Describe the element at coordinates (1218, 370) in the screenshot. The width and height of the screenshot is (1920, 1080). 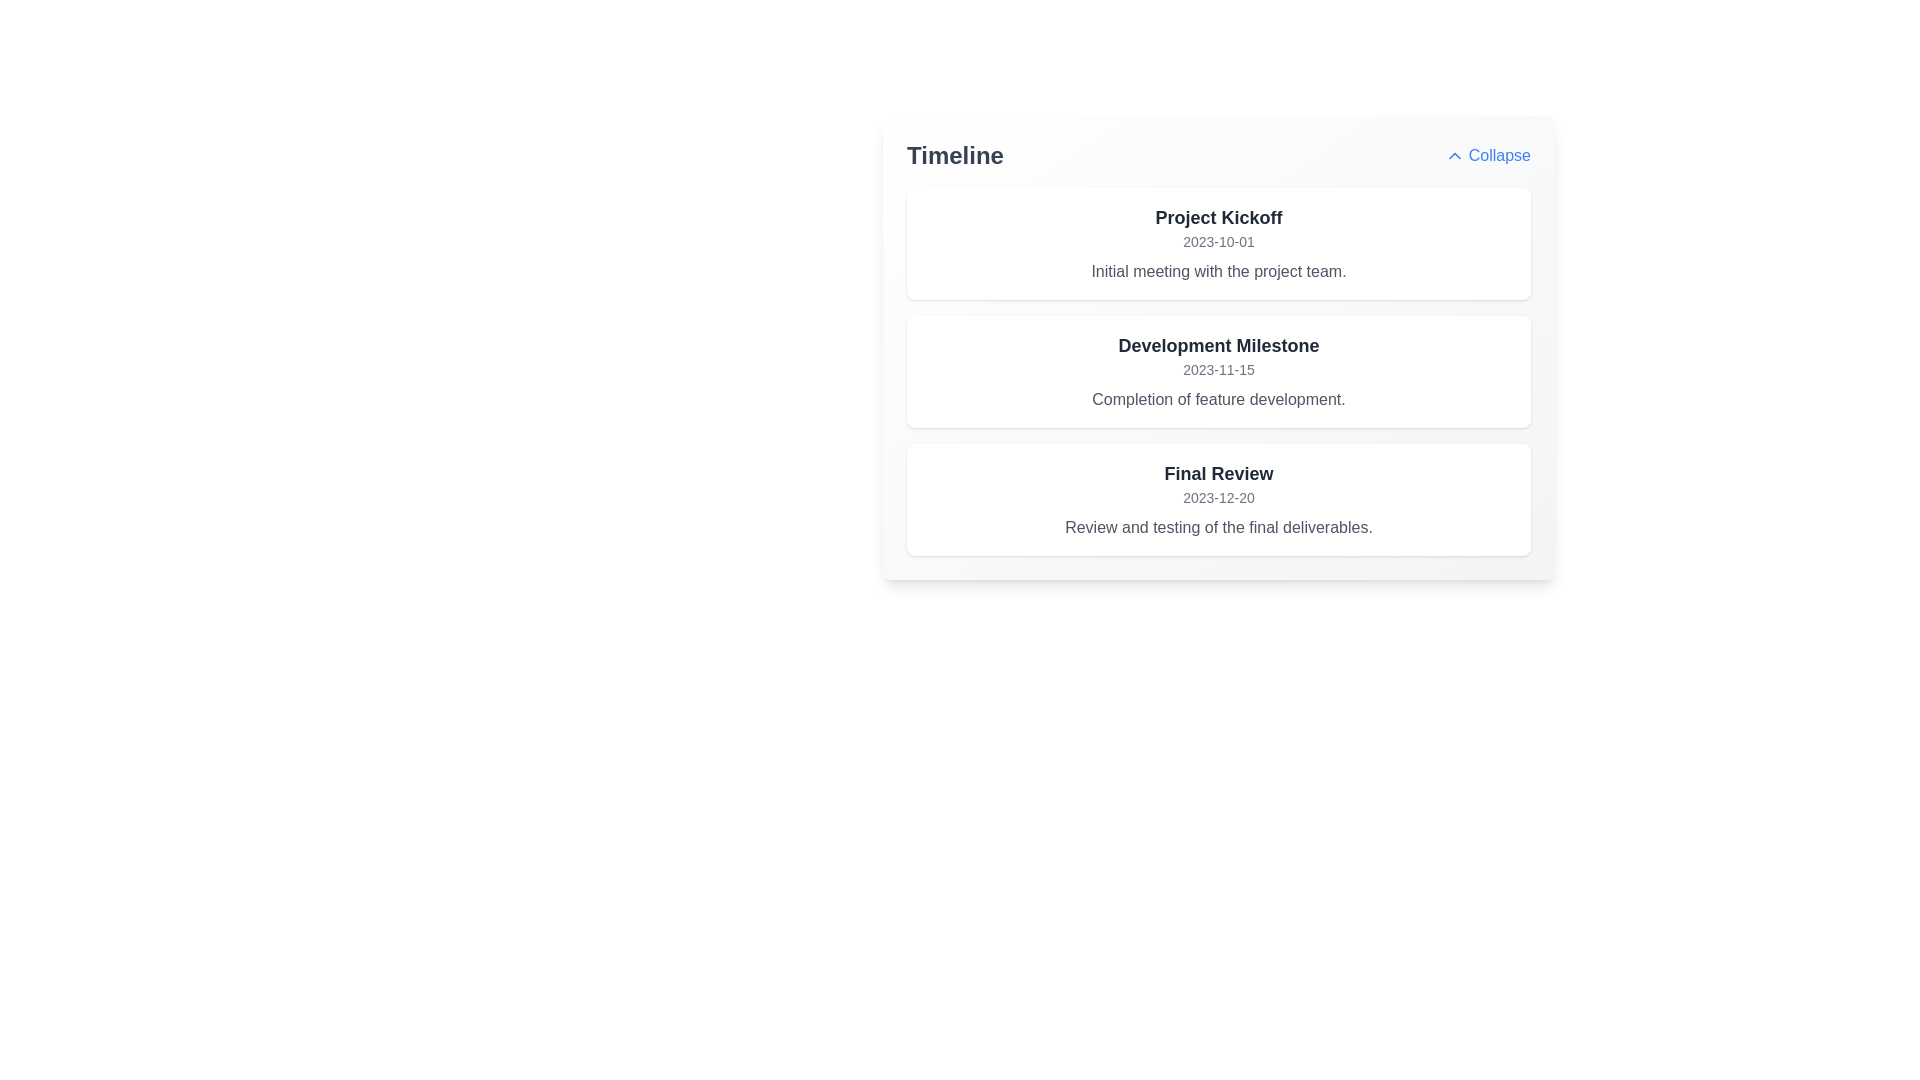
I see `the label displaying the date '2023-11-15' in gray font, located within the 'Development Milestone' card` at that location.